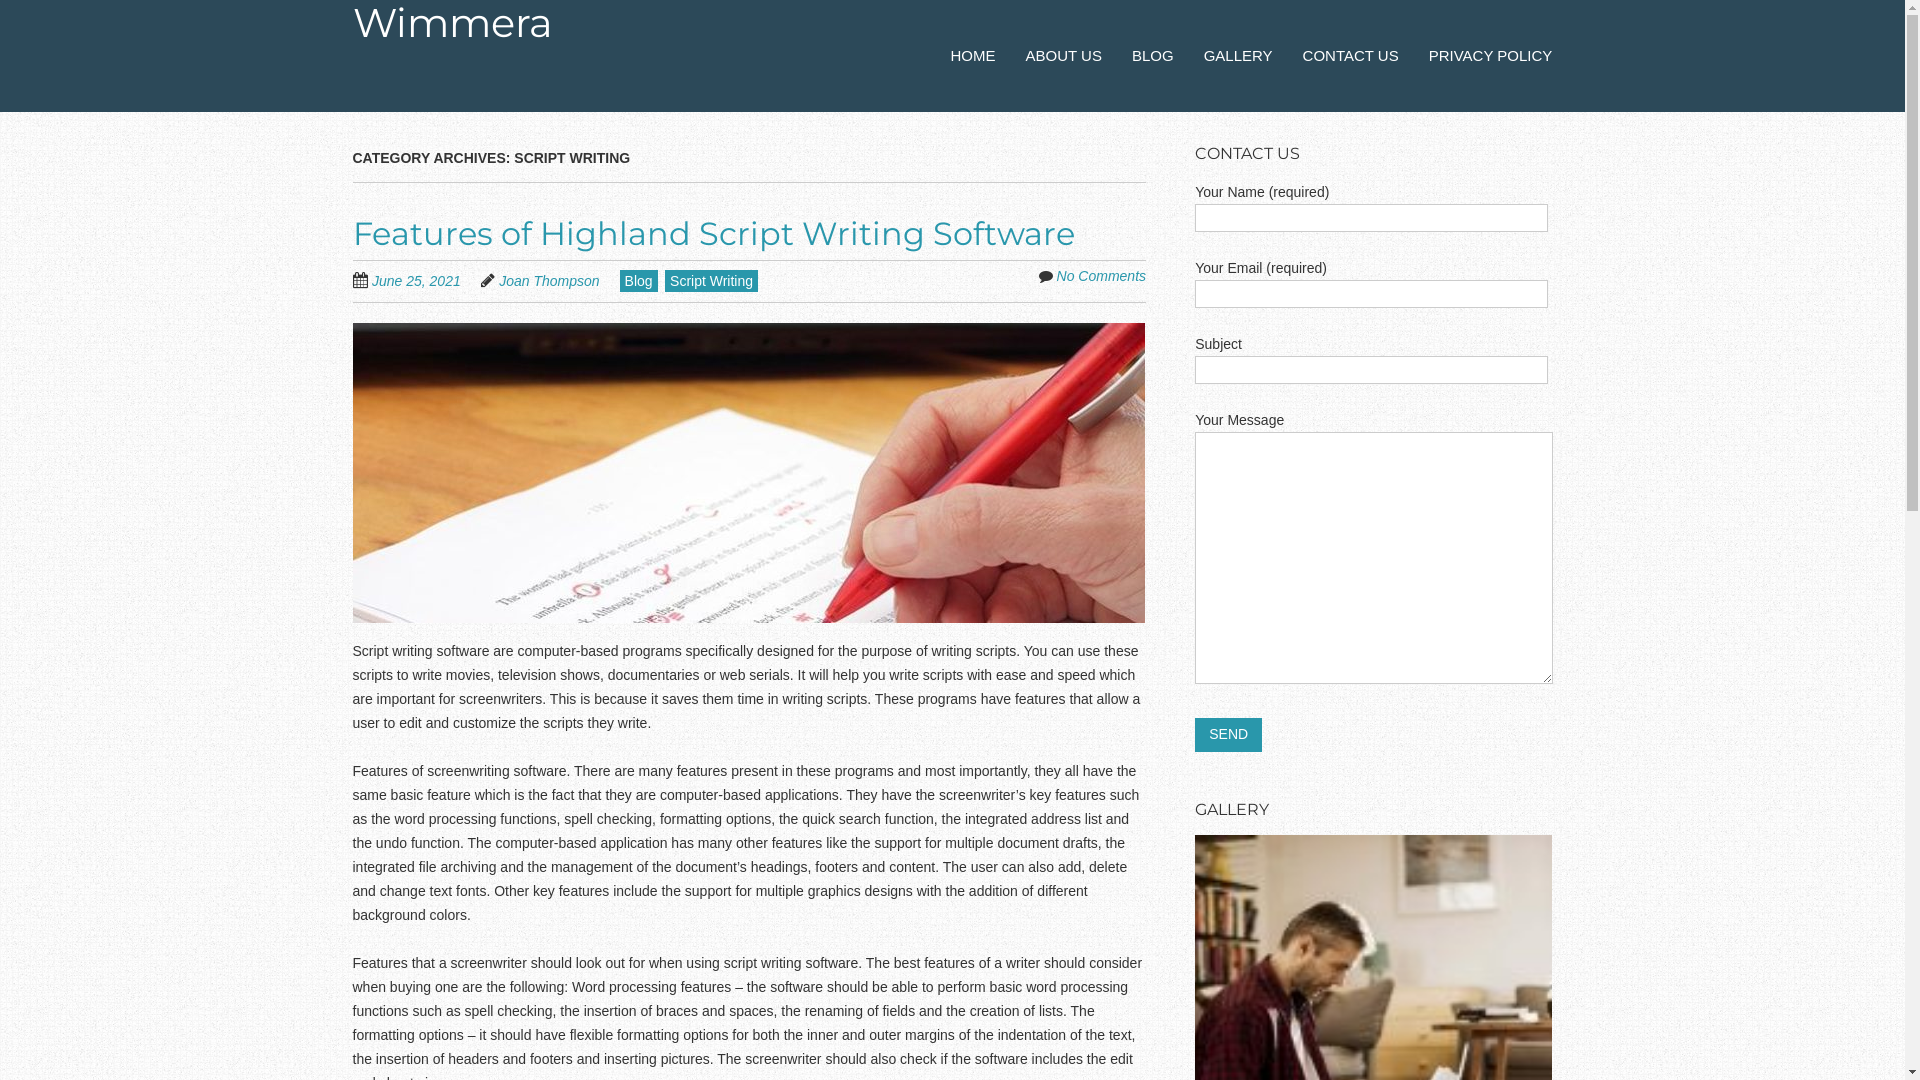 The height and width of the screenshot is (1080, 1920). Describe the element at coordinates (1237, 55) in the screenshot. I see `'GALLERY'` at that location.